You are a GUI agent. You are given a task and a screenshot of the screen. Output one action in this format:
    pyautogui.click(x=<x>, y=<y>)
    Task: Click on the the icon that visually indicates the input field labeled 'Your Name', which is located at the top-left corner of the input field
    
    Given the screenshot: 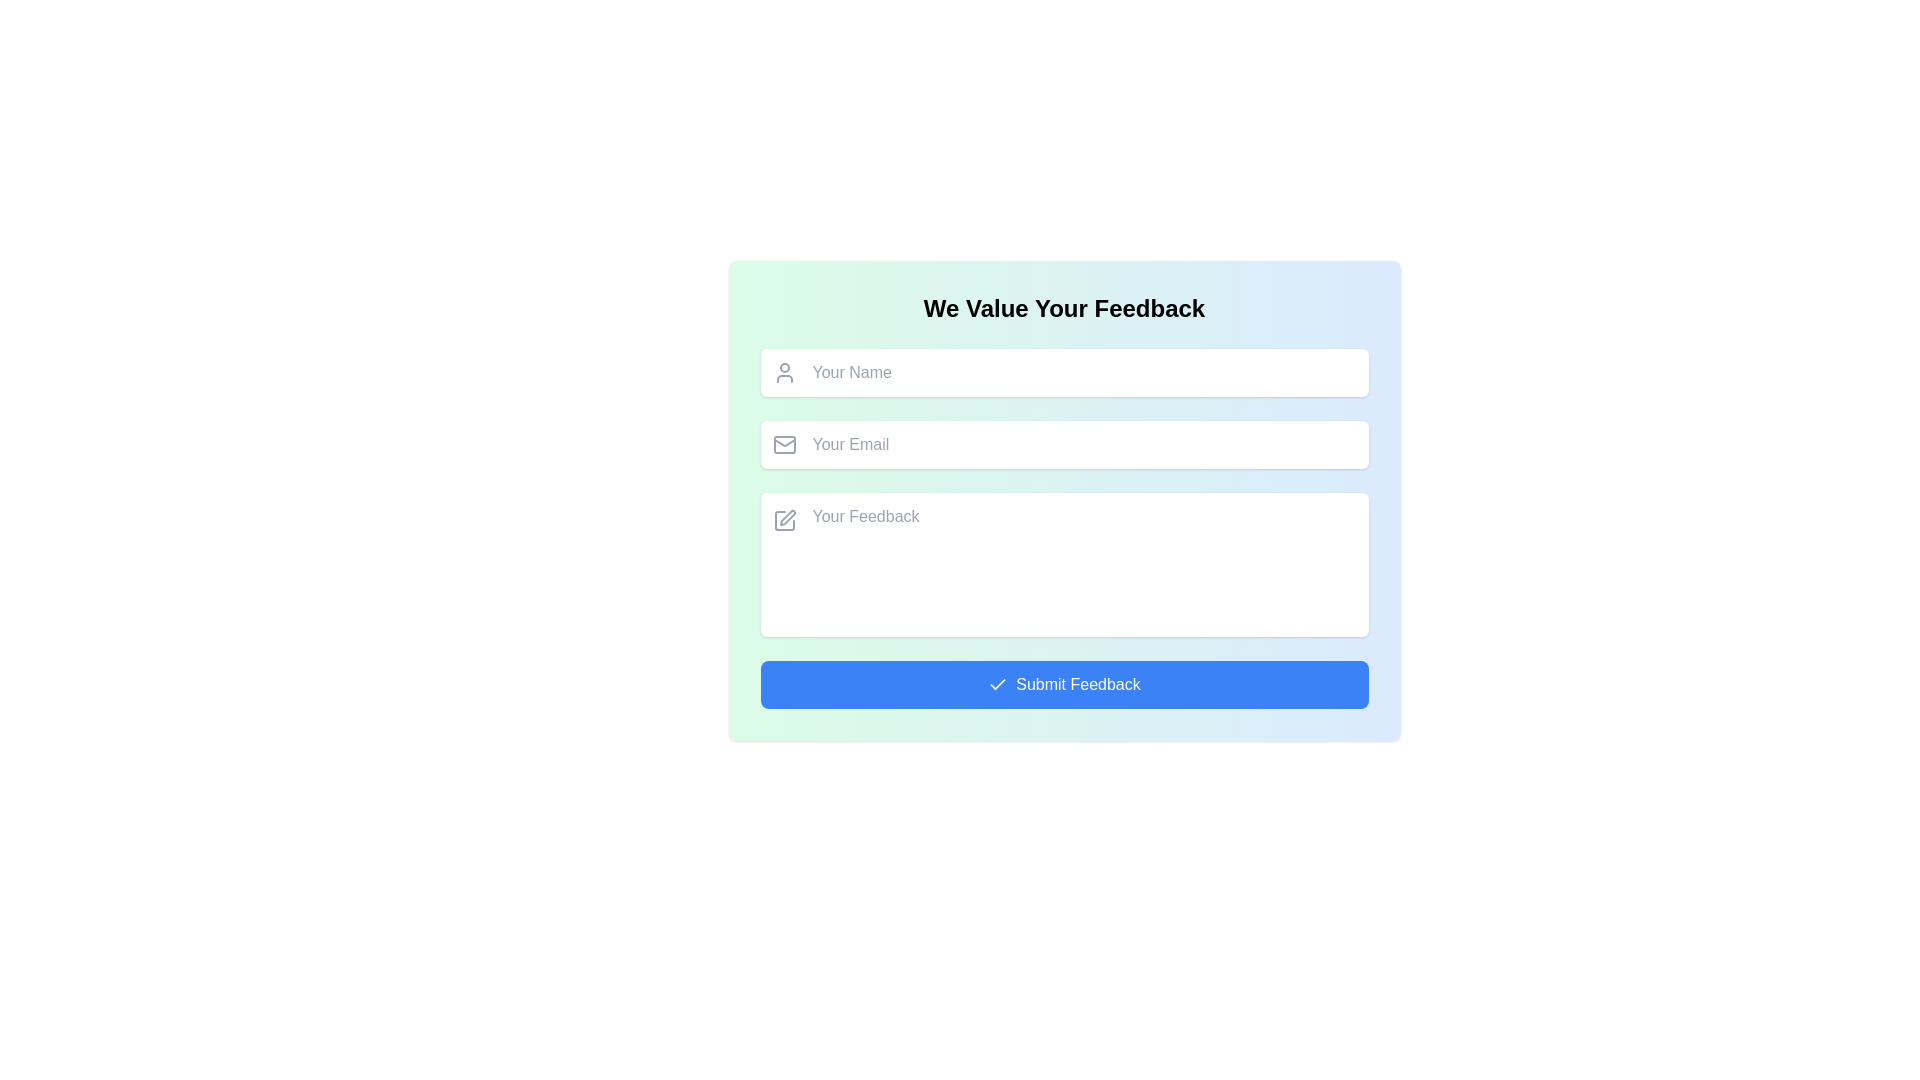 What is the action you would take?
    pyautogui.click(x=783, y=373)
    